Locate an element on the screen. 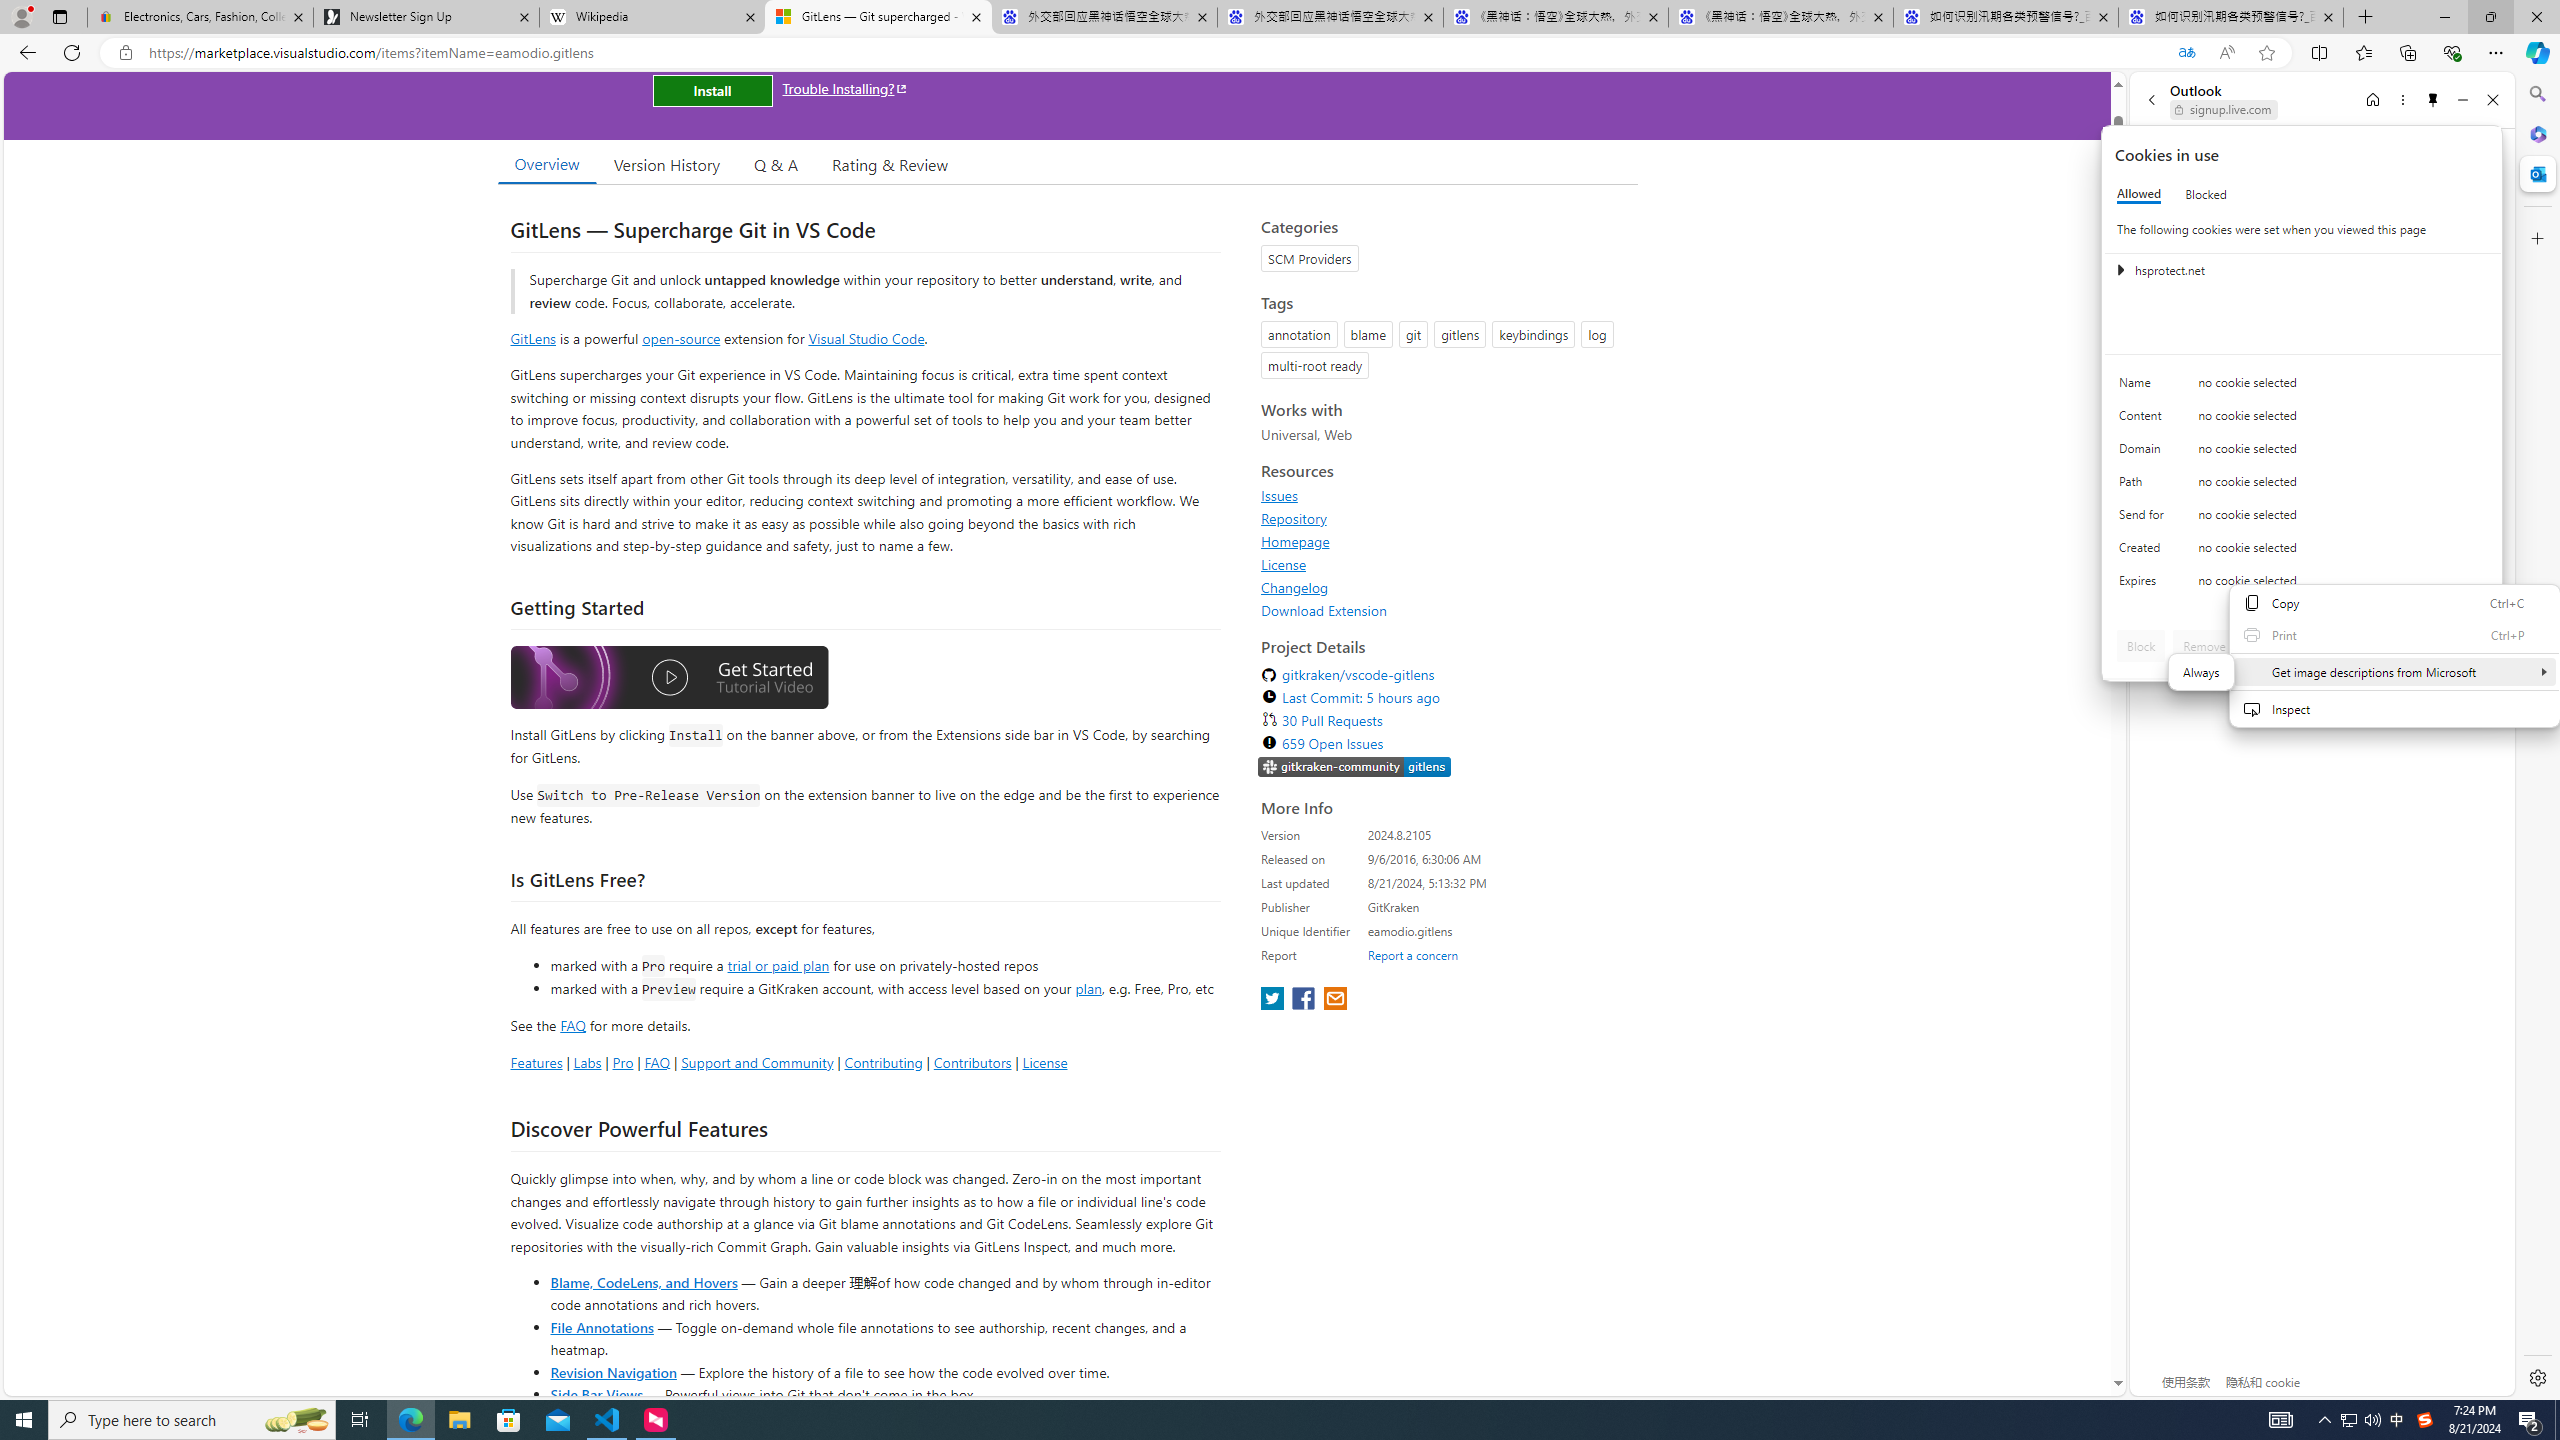 This screenshot has width=2560, height=1440. 'Path' is located at coordinates (2144, 486).